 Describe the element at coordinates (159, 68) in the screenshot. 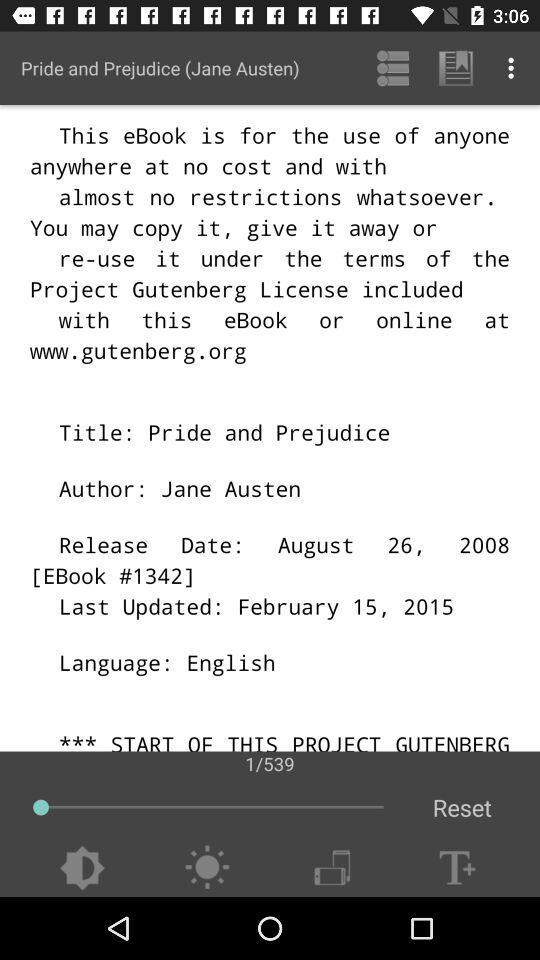

I see `the icon above the 1/539 app` at that location.